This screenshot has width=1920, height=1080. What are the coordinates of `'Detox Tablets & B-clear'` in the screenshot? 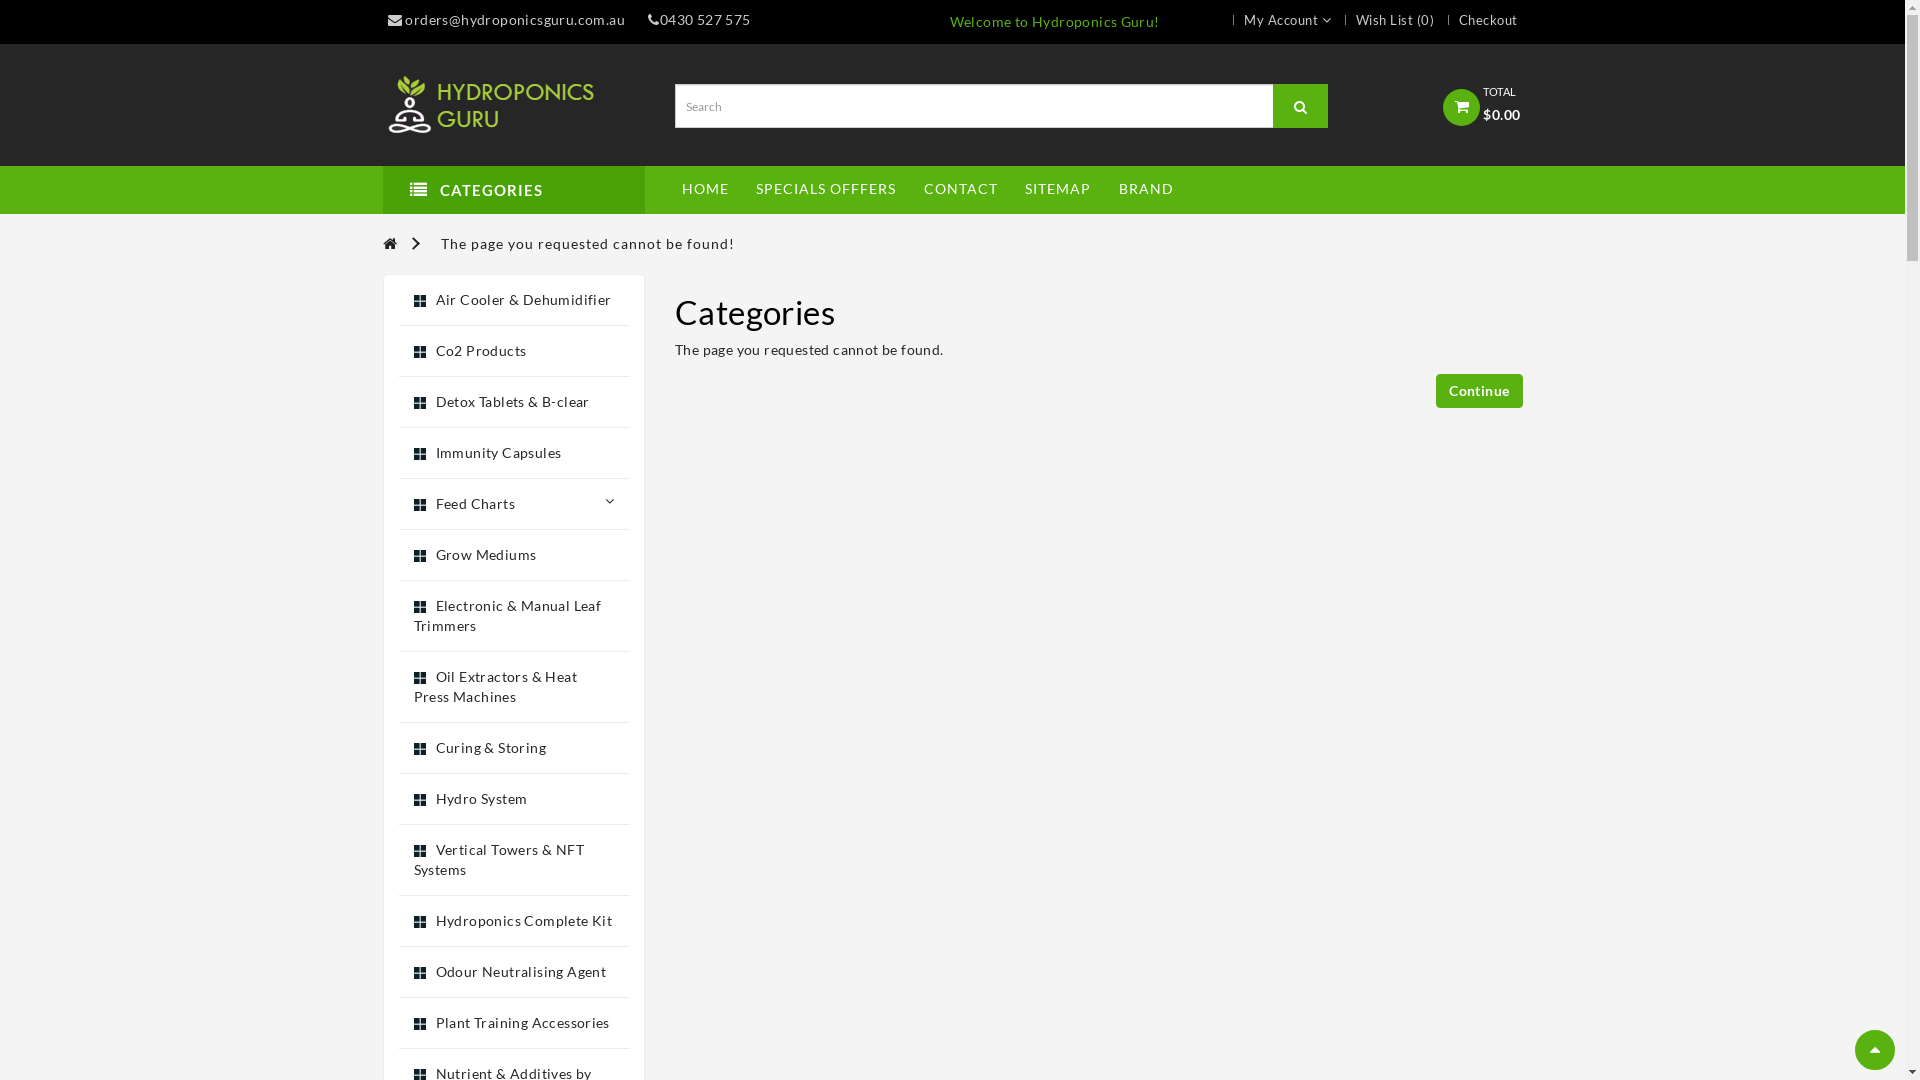 It's located at (398, 401).